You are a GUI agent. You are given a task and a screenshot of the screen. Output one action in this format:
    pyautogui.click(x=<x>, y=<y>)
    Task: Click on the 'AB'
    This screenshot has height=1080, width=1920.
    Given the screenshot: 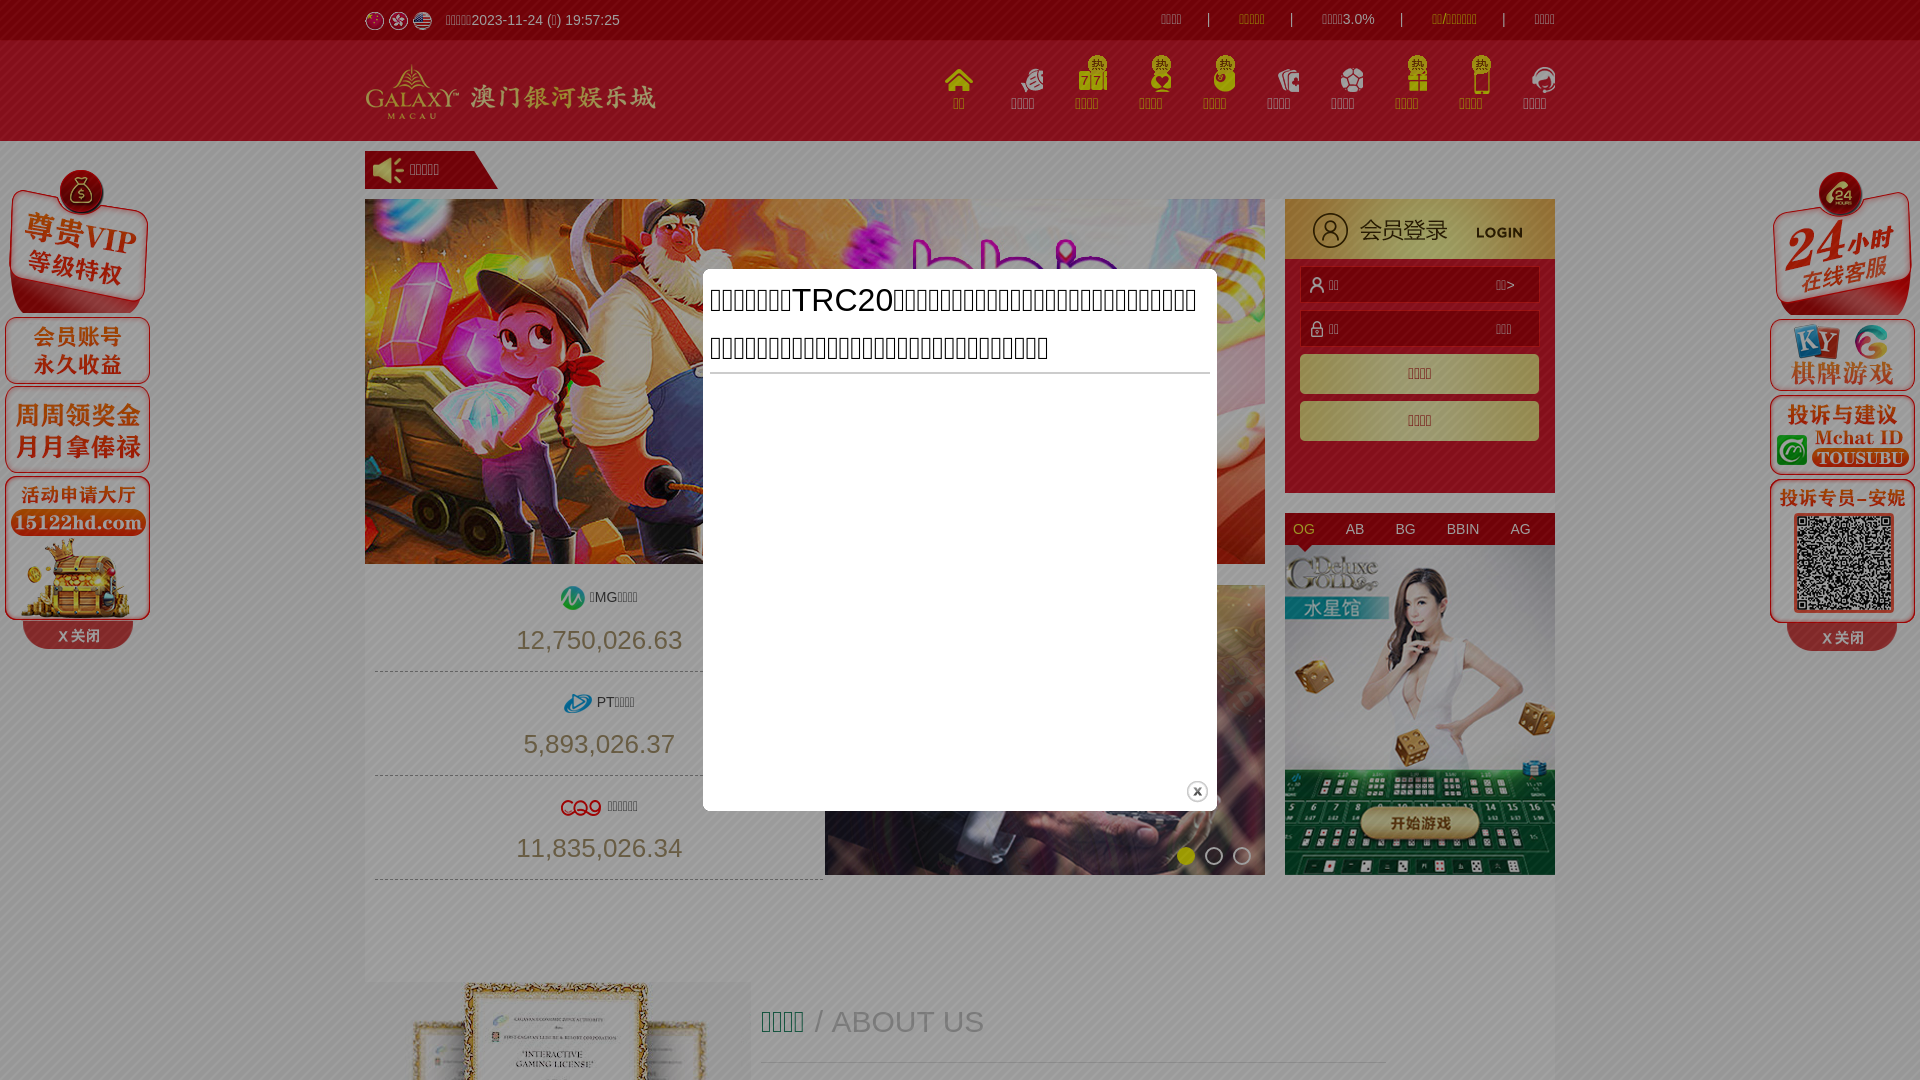 What is the action you would take?
    pyautogui.click(x=1338, y=527)
    